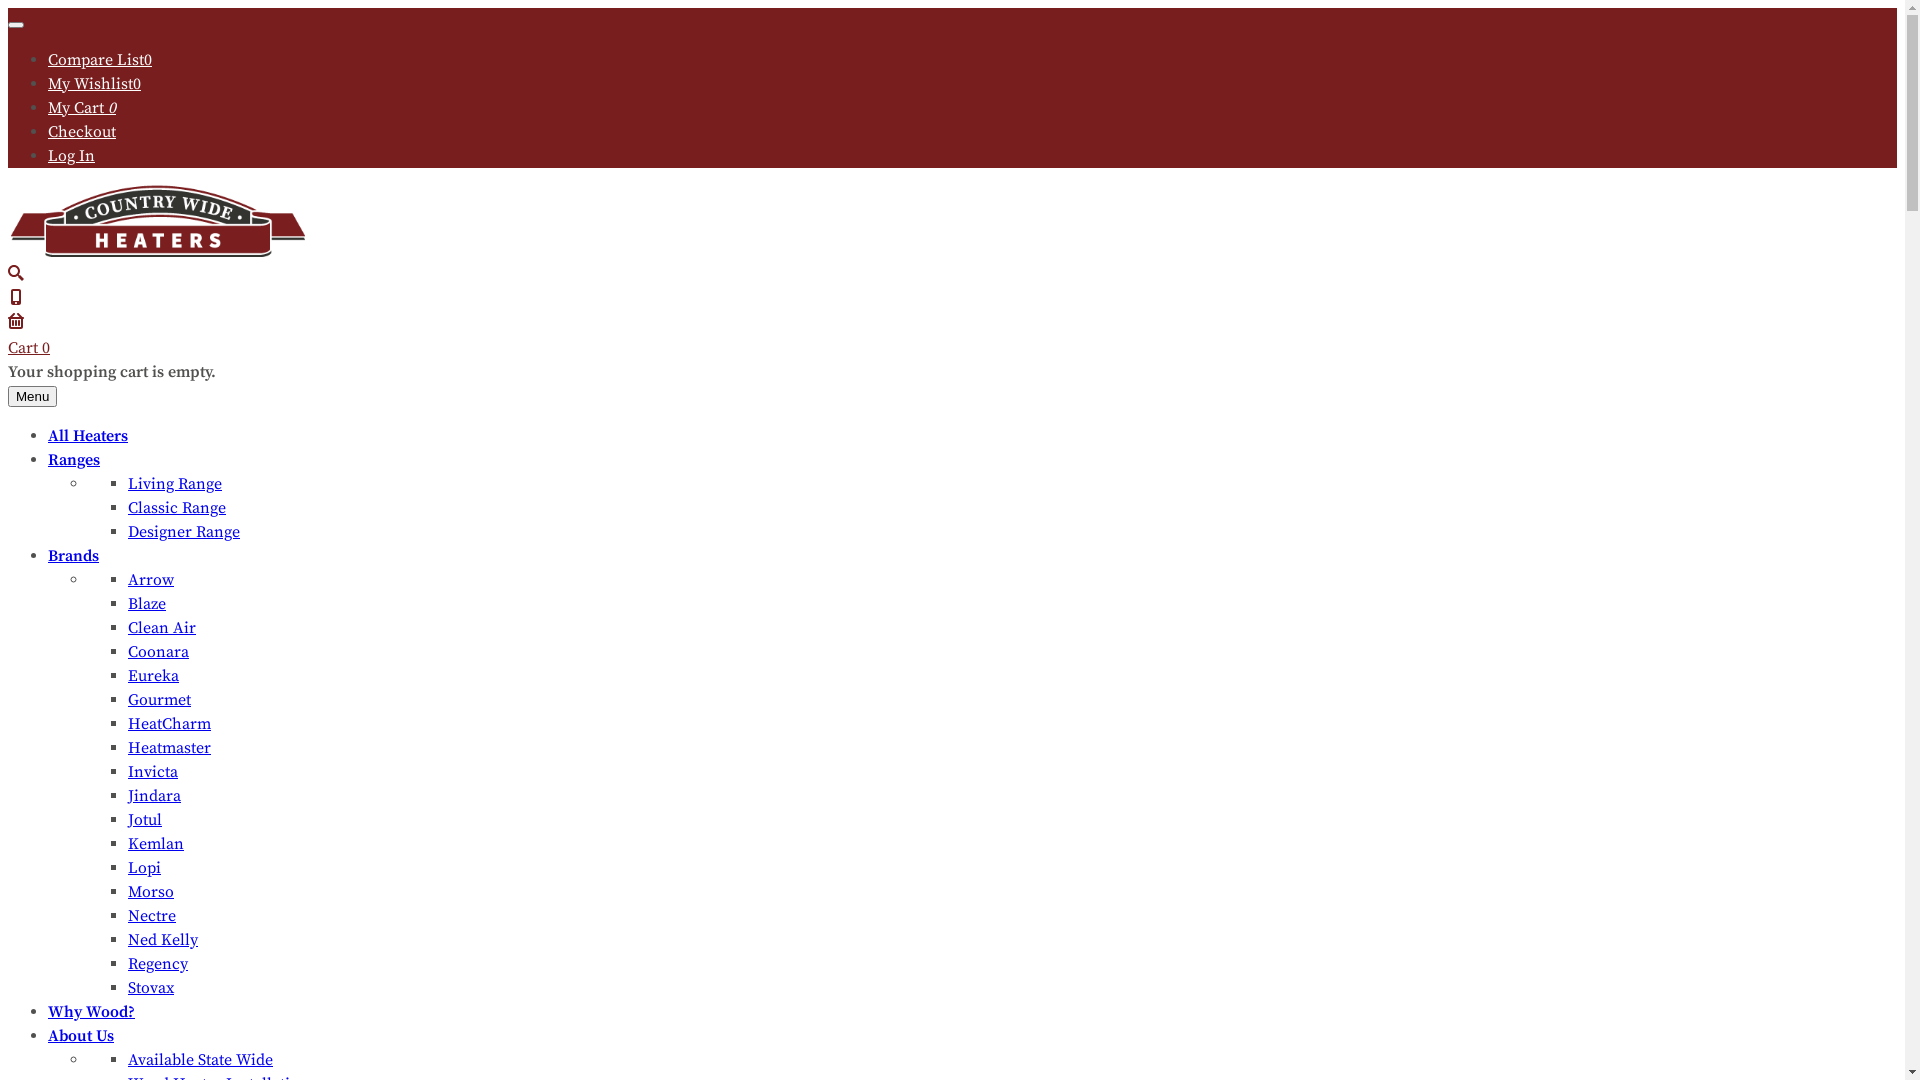 The width and height of the screenshot is (1920, 1080). What do you see at coordinates (80, 131) in the screenshot?
I see `'Checkout'` at bounding box center [80, 131].